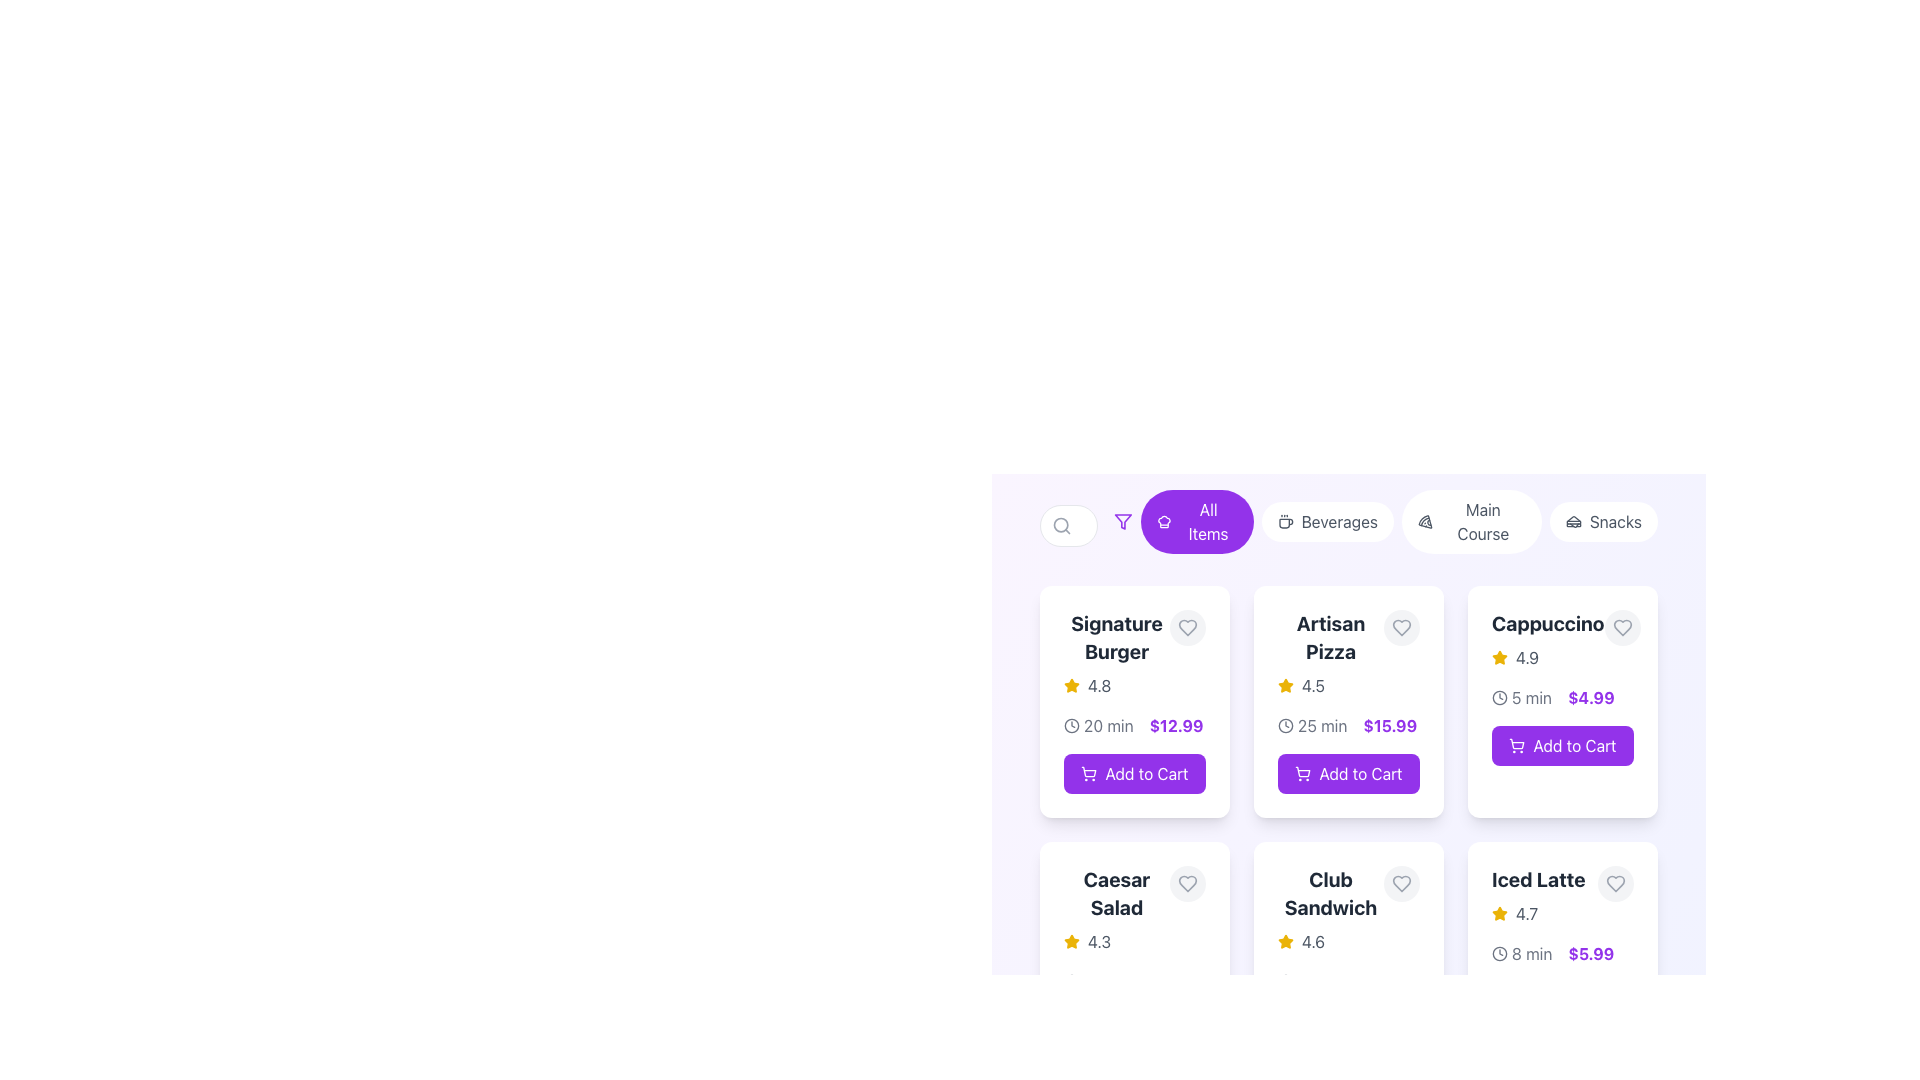 The width and height of the screenshot is (1920, 1080). I want to click on the text label indicating the cost of the 'Cappuccino' item, which is located to the right of the '5 min' label within the item card in the top-right corner of the second row in the grid, so click(1589, 697).